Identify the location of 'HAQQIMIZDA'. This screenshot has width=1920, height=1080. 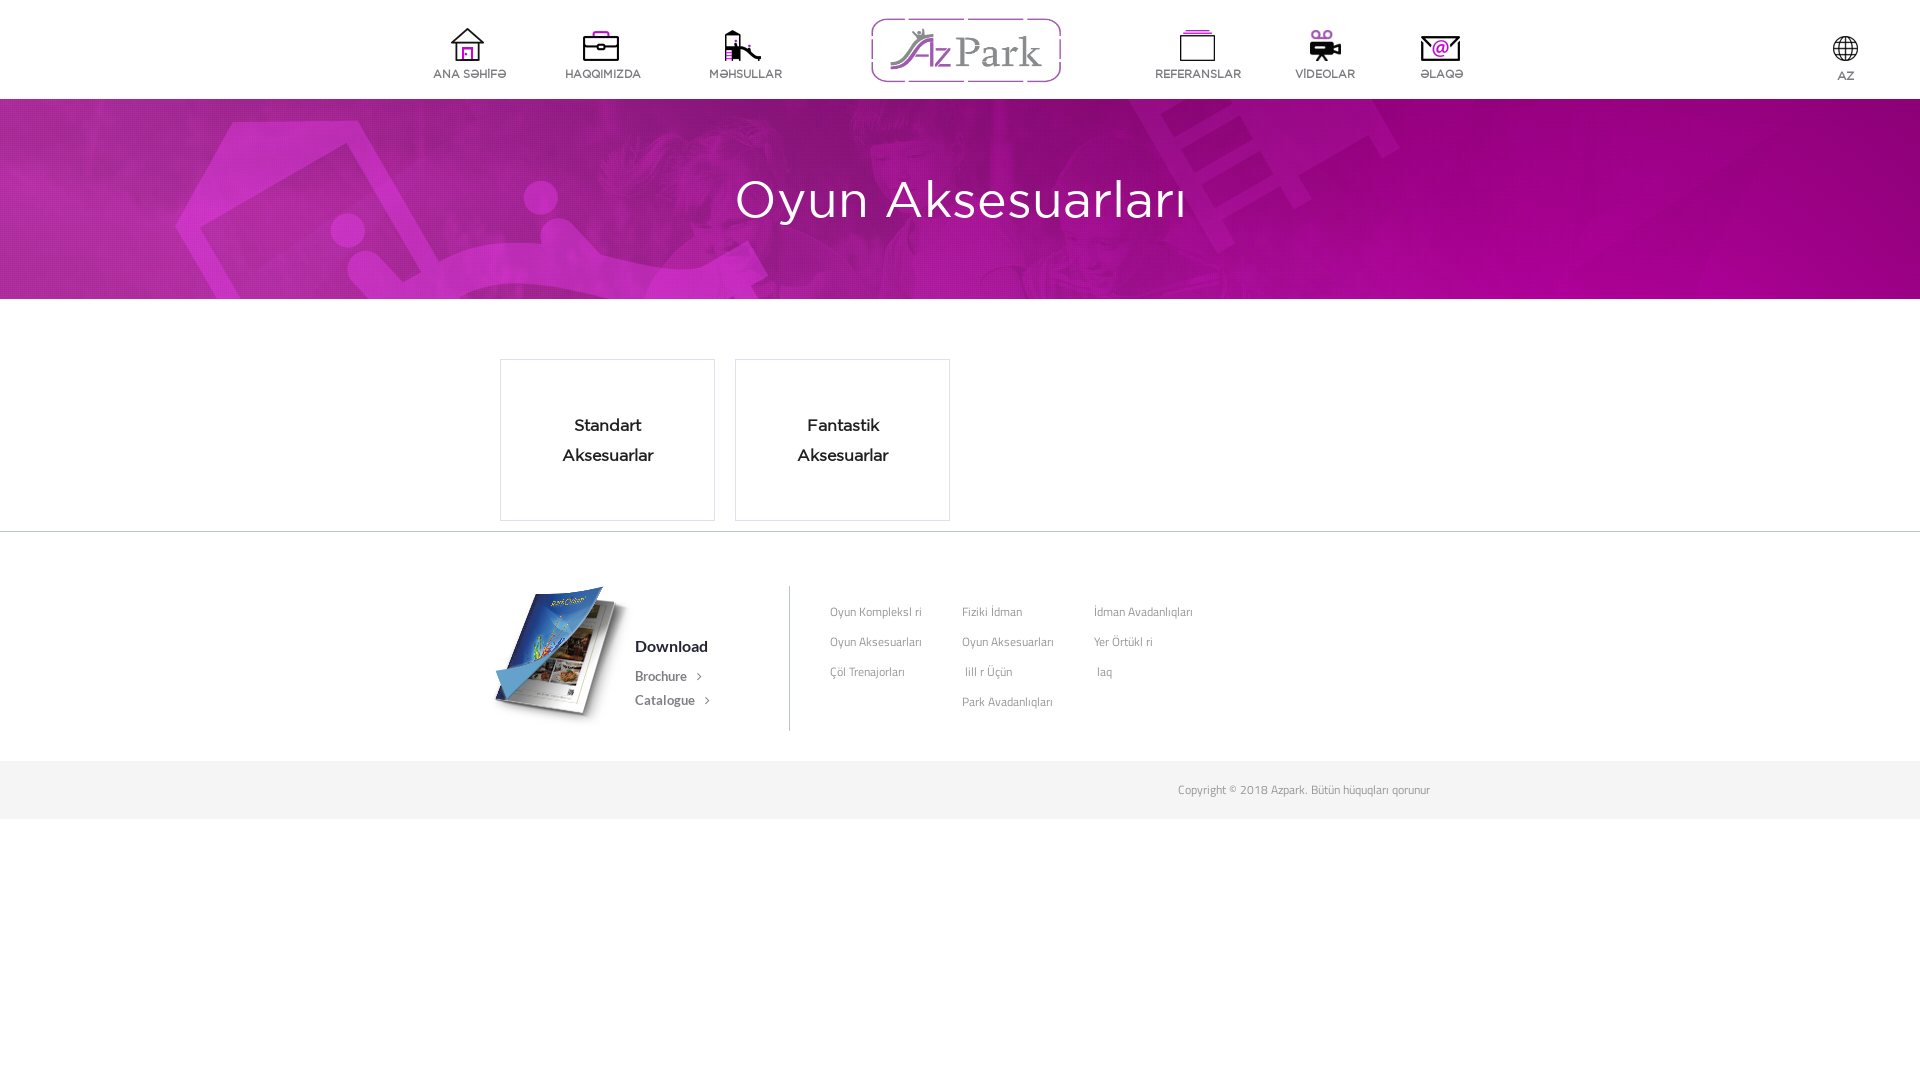
(602, 53).